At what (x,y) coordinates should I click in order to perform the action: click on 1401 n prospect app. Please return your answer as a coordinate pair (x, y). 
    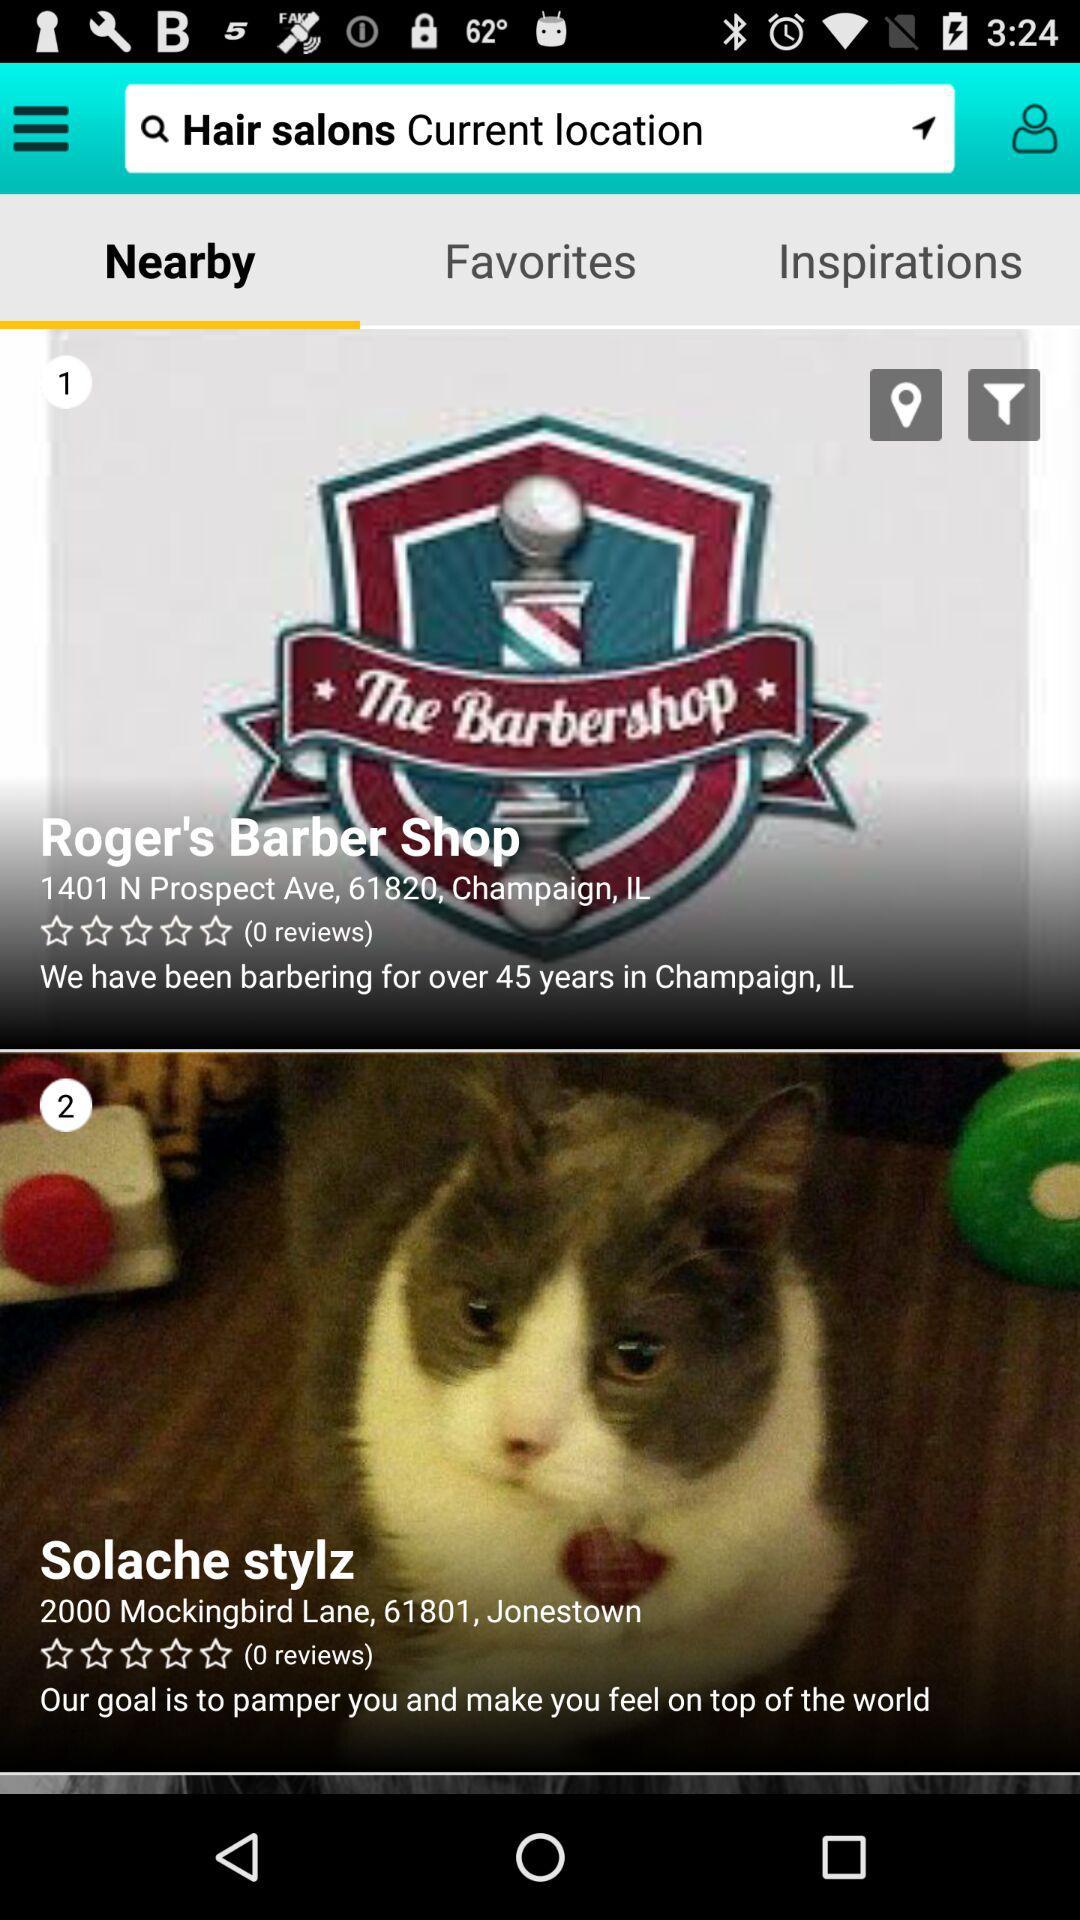
    Looking at the image, I should click on (540, 885).